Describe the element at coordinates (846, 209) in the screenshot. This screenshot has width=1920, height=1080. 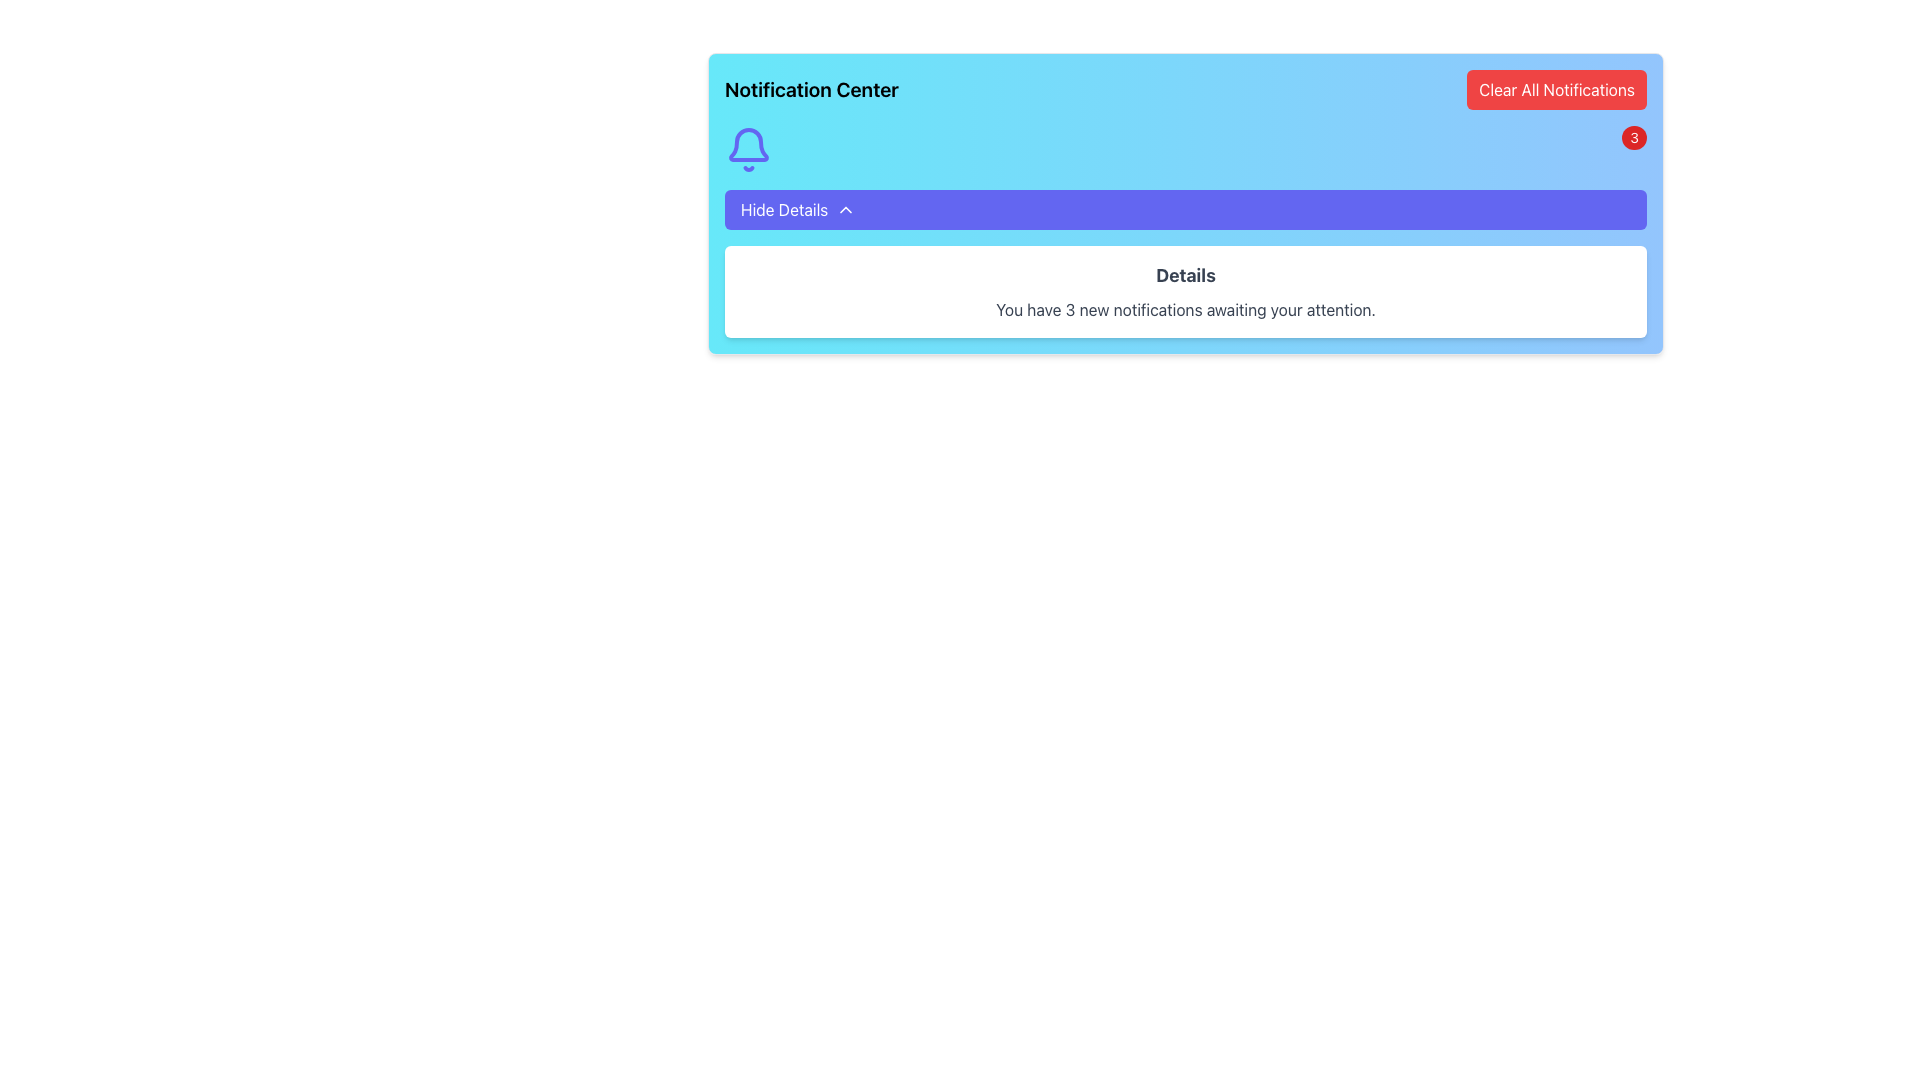
I see `the Chevron Icon located inside the 'Hide Details' button` at that location.